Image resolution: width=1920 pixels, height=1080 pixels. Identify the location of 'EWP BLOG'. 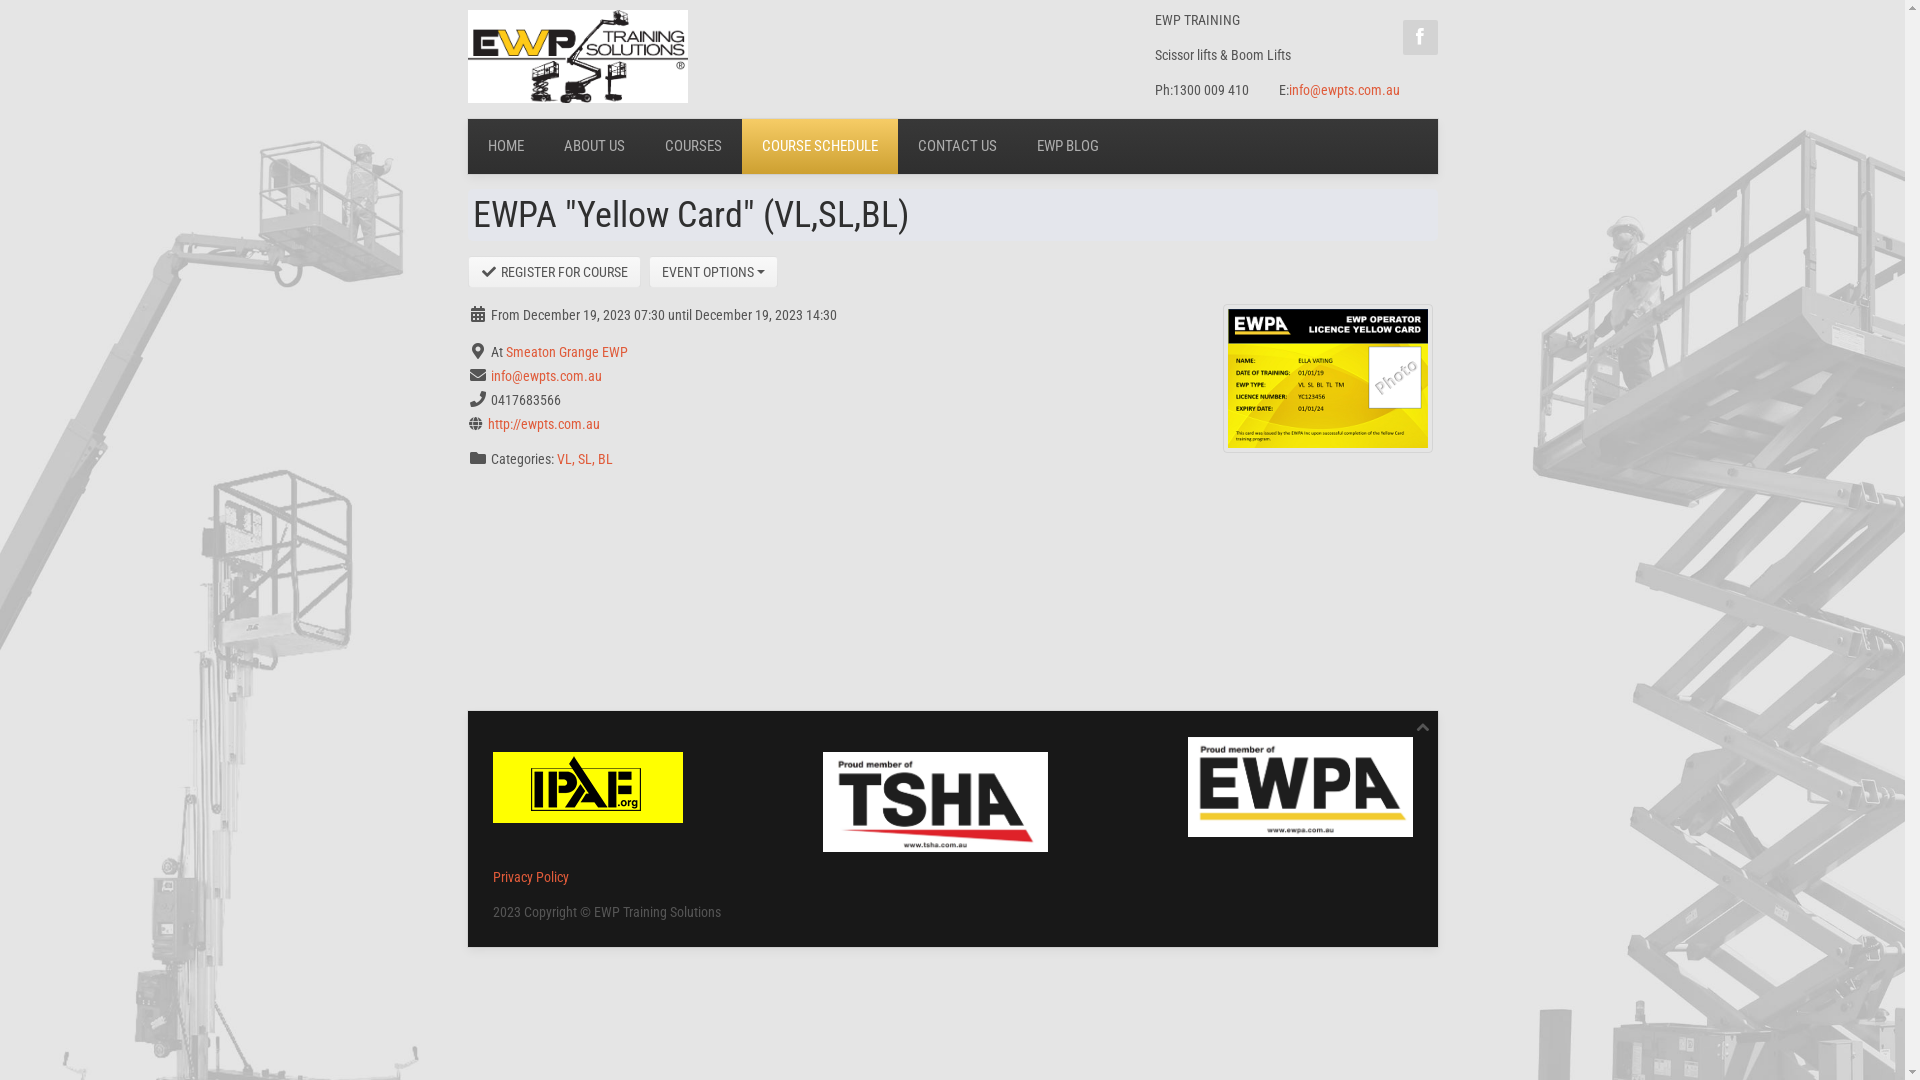
(1016, 145).